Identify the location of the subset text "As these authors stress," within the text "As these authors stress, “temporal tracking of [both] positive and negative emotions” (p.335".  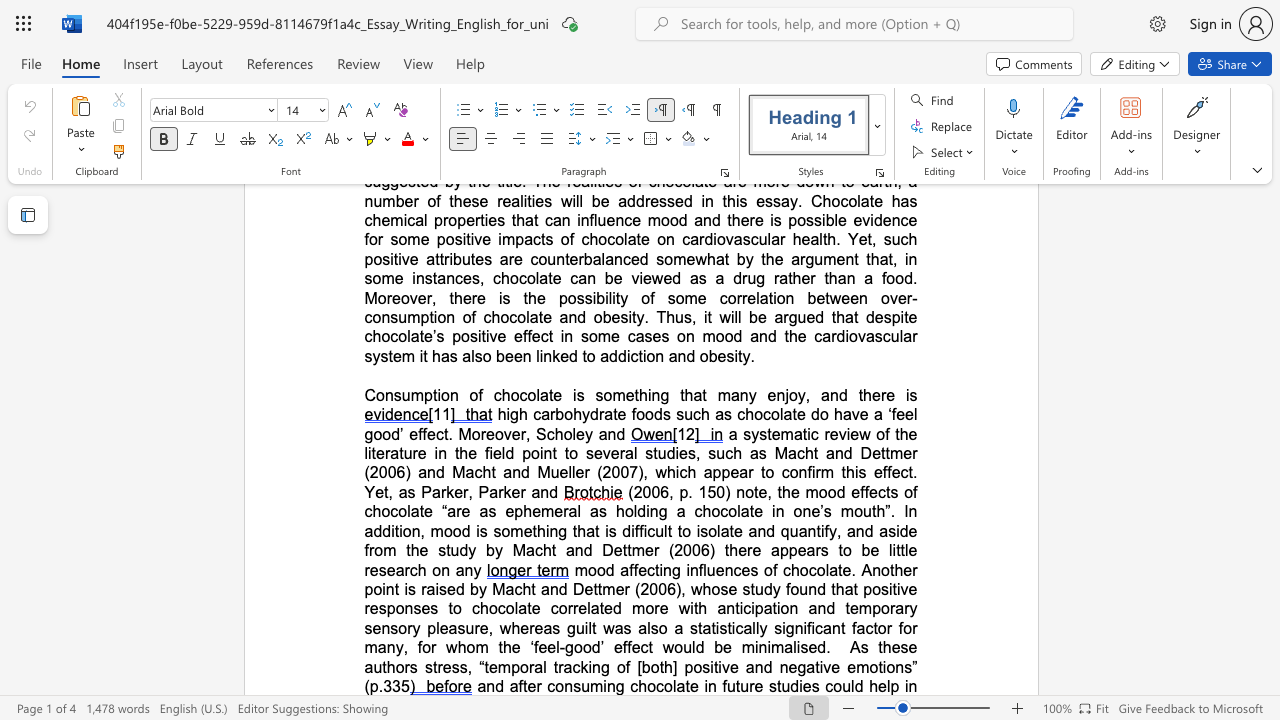
(850, 647).